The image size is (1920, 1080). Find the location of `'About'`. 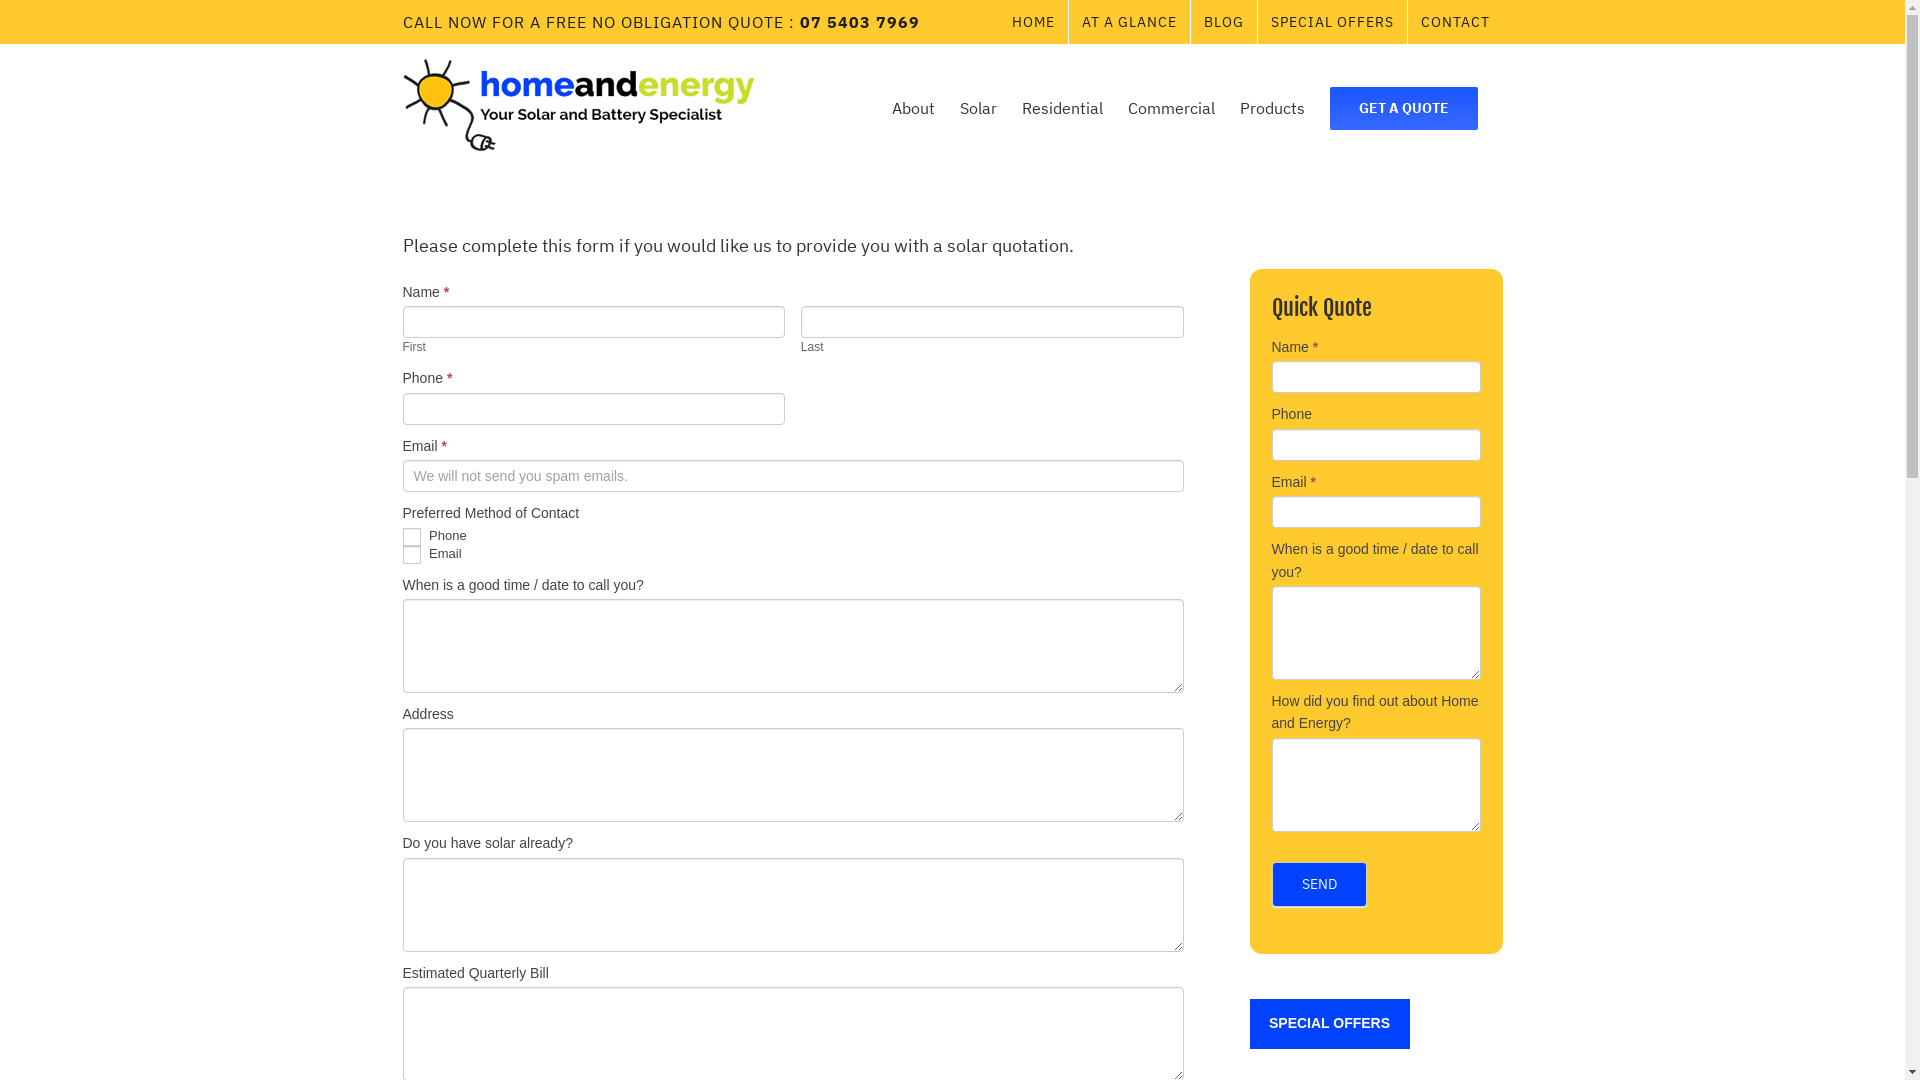

'About' is located at coordinates (891, 108).